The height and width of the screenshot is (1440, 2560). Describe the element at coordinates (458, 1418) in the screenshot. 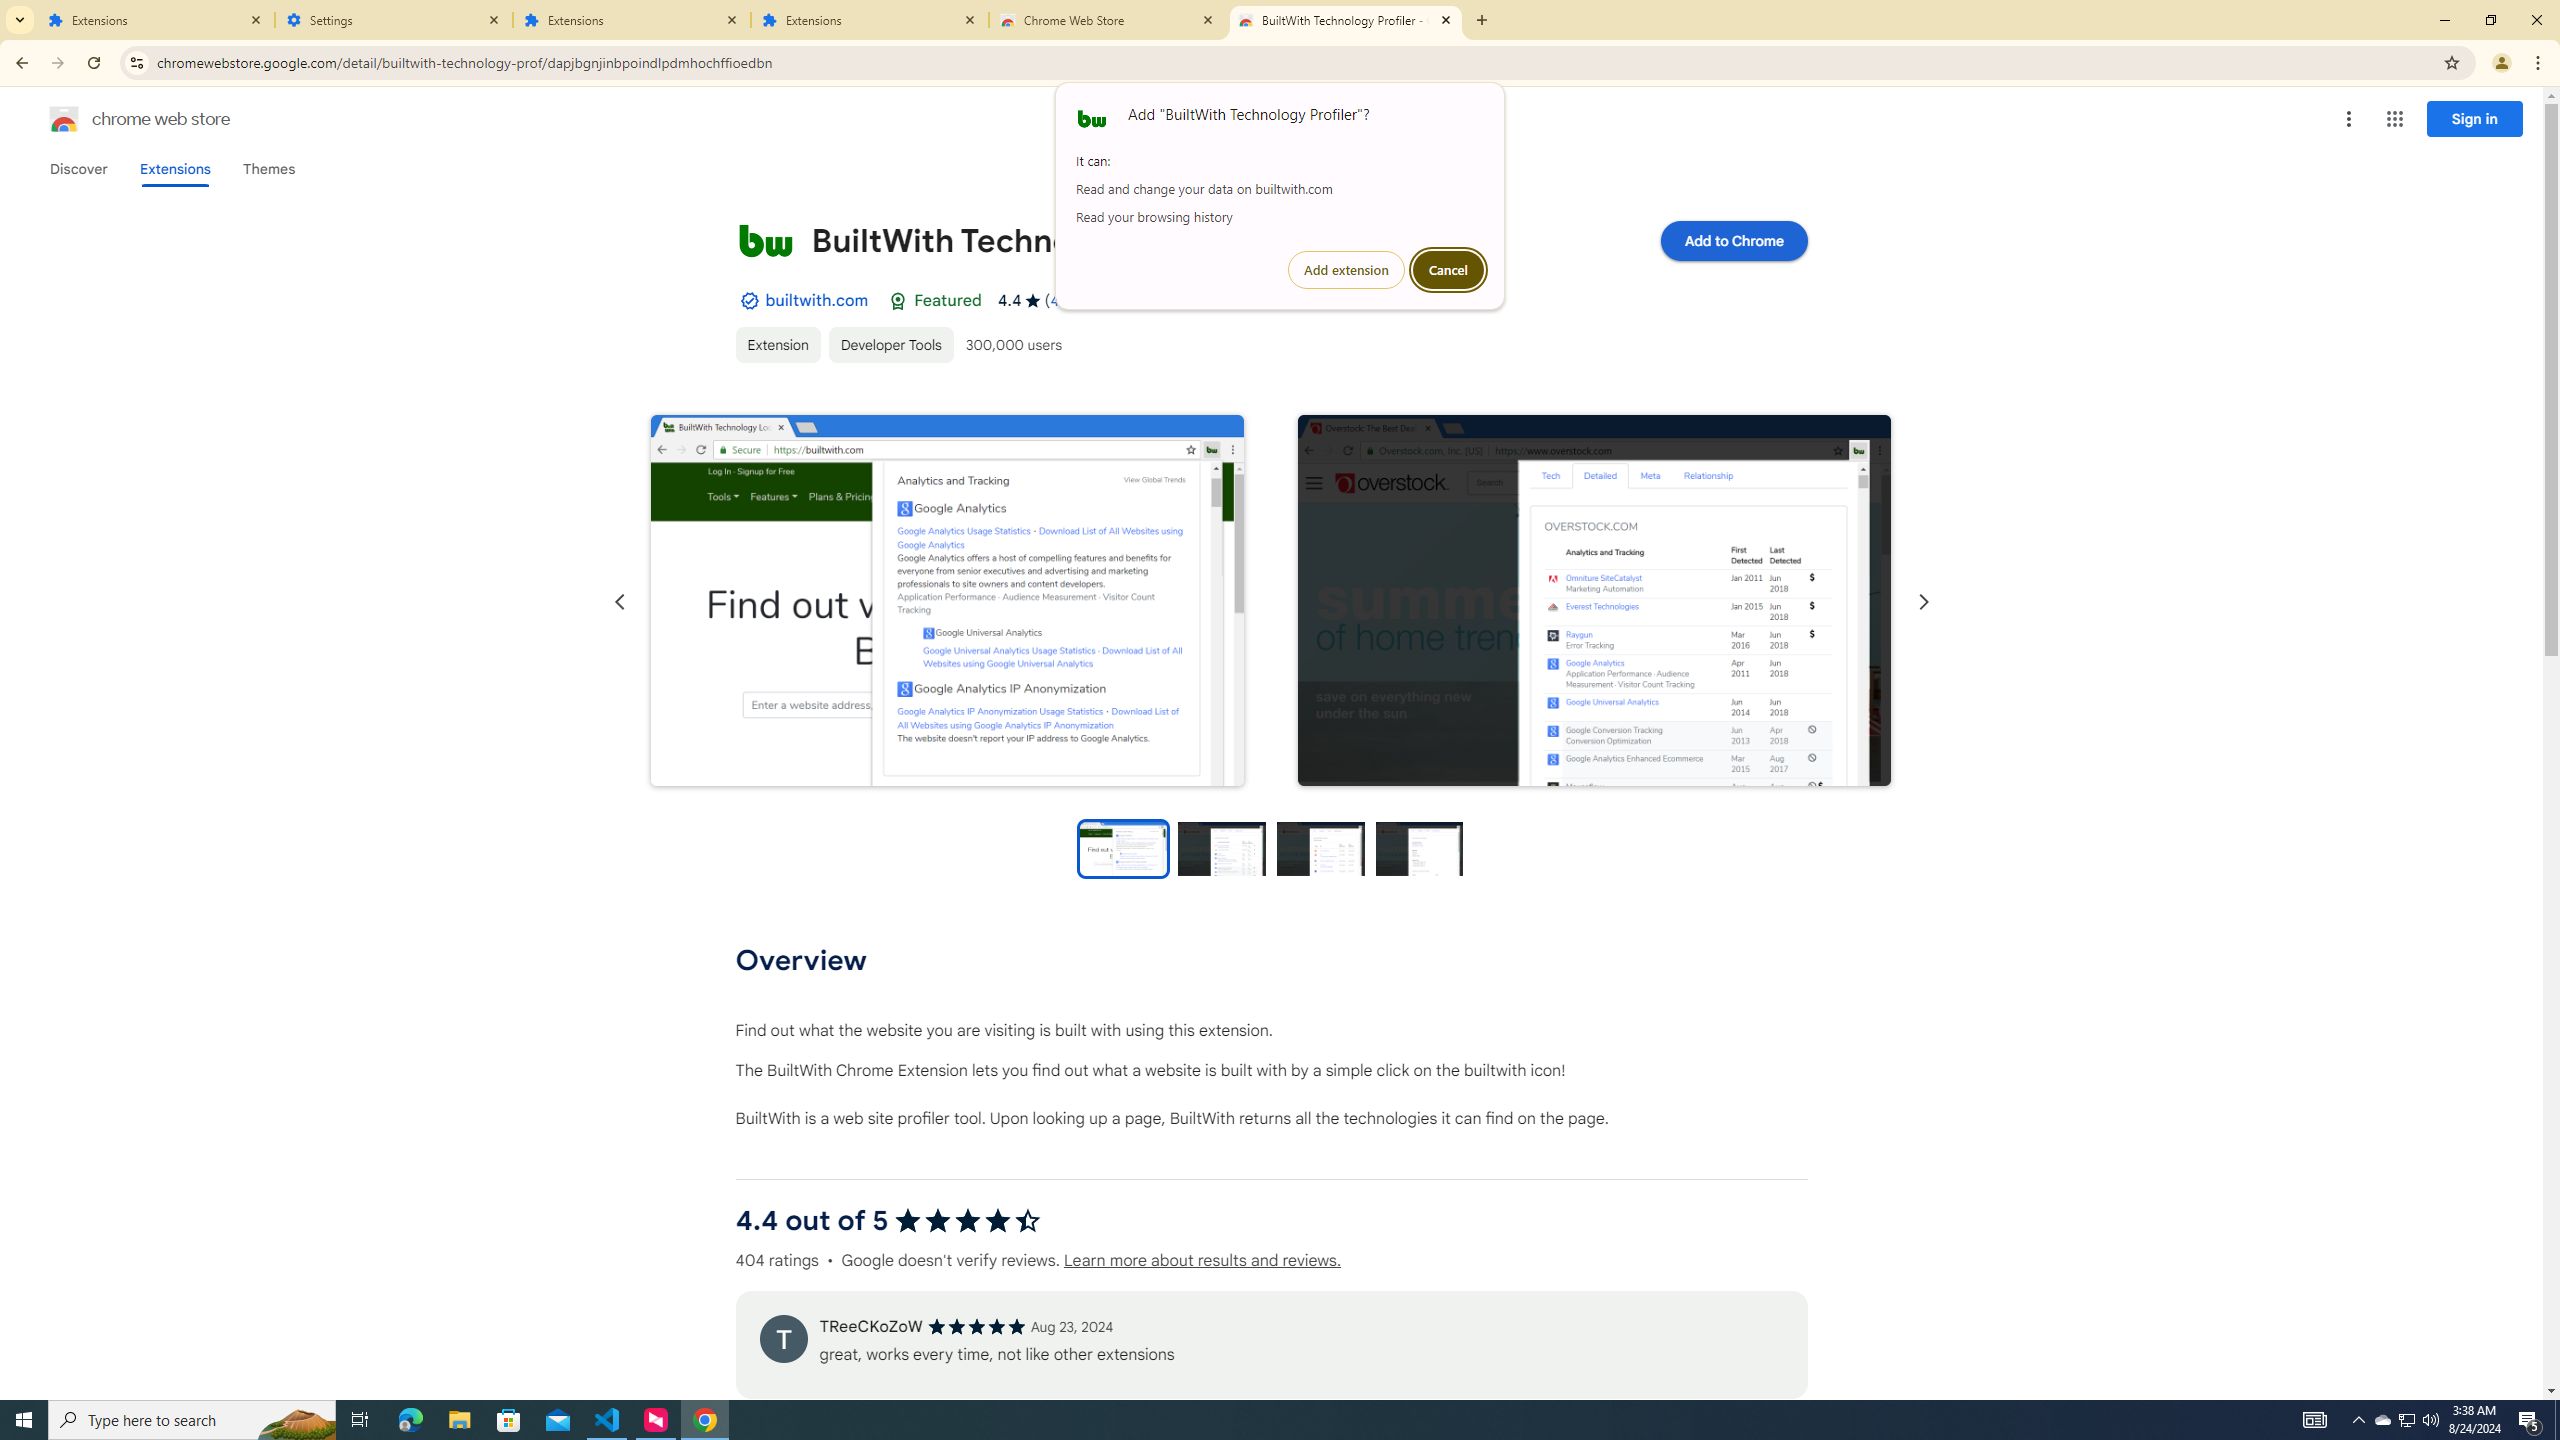

I see `'File Explorer'` at that location.